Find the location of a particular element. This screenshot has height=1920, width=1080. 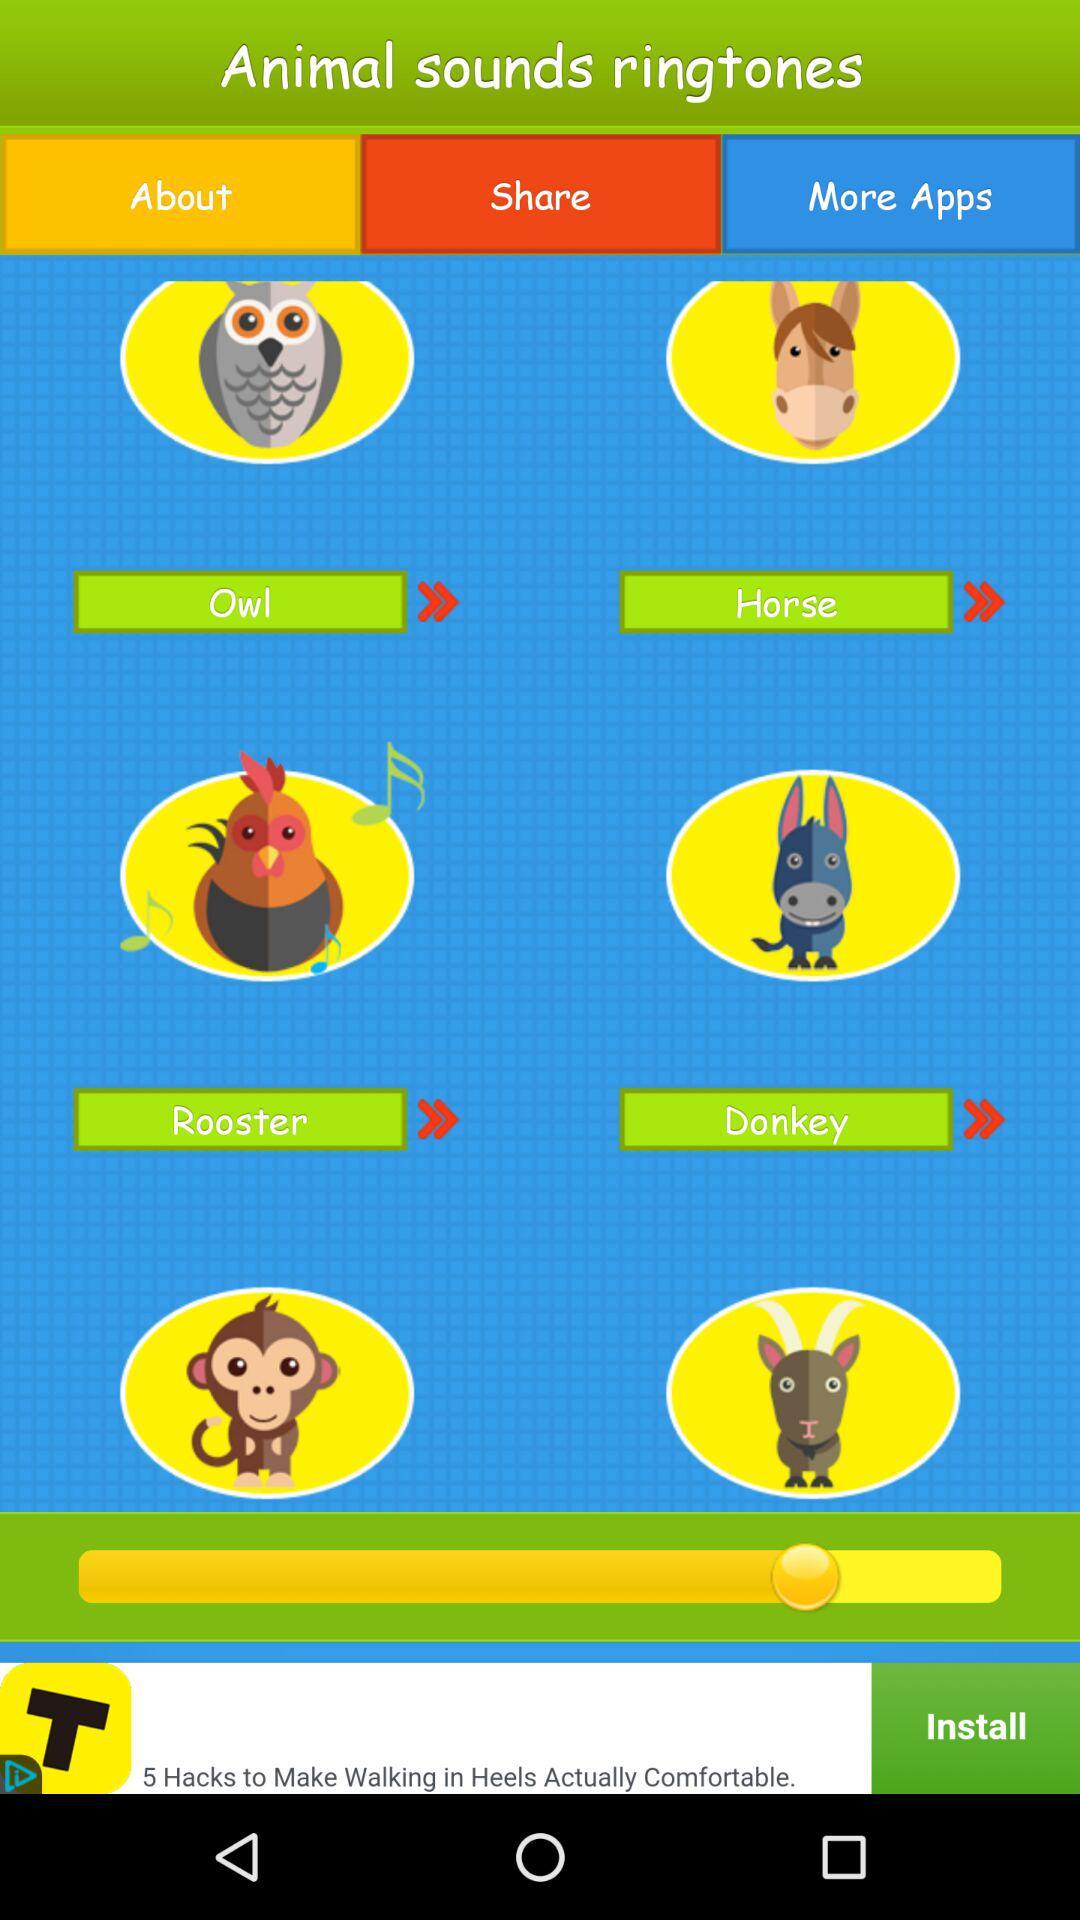

the icon to the right of share item is located at coordinates (900, 194).